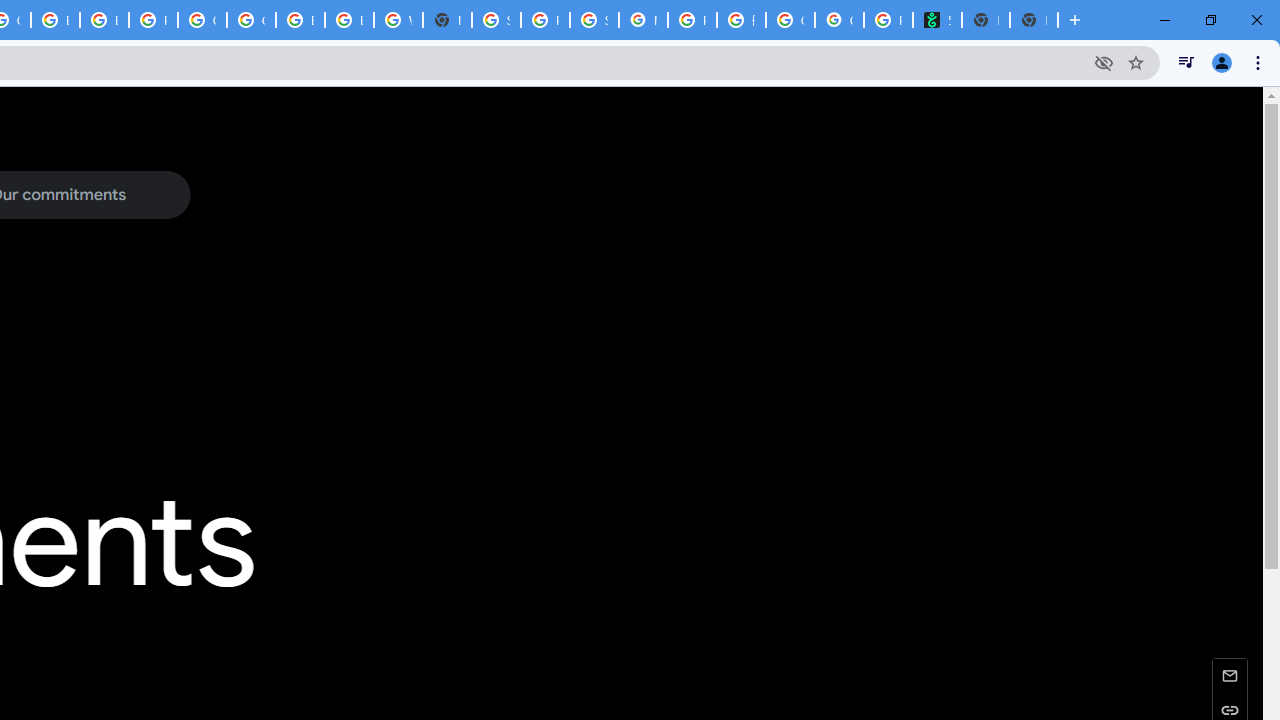  Describe the element at coordinates (250, 20) in the screenshot. I see `'Google Cloud Platform'` at that location.